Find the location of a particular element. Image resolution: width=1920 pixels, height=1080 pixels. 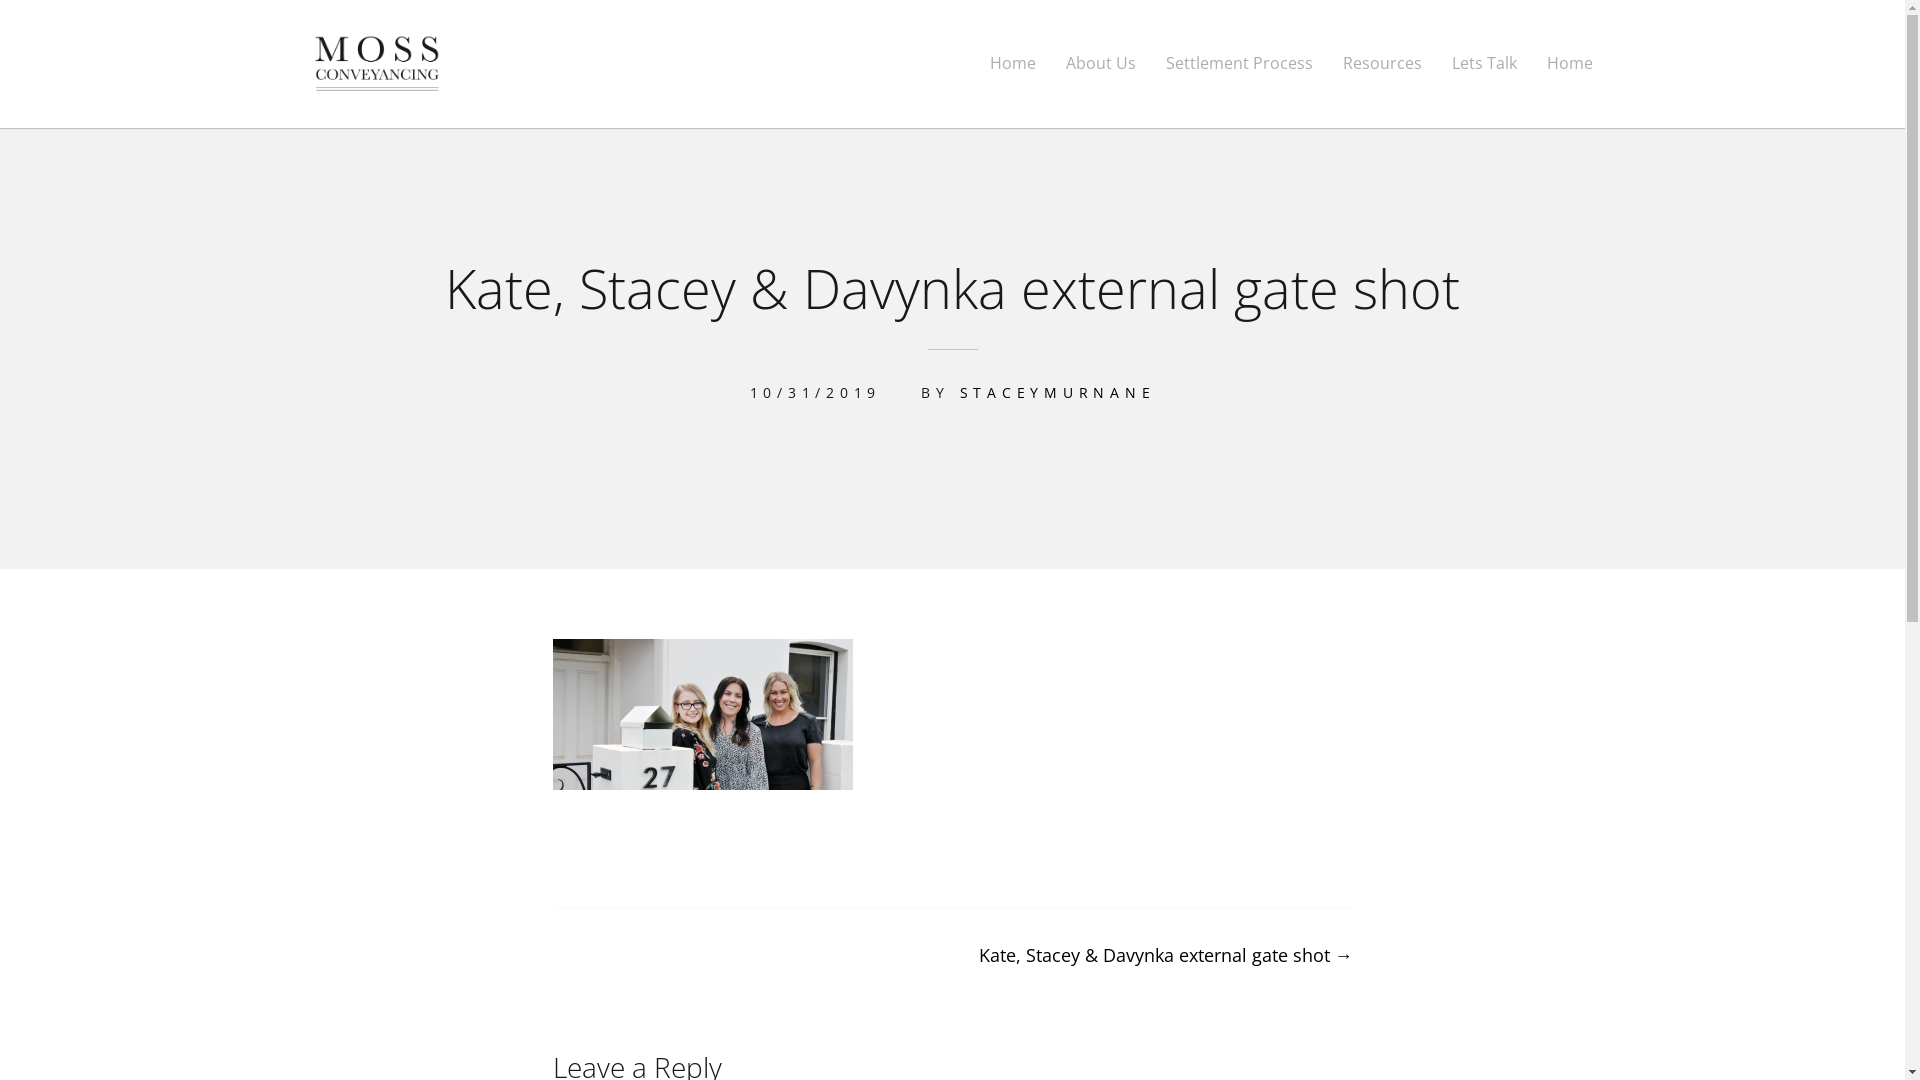

'About Us' is located at coordinates (1099, 62).